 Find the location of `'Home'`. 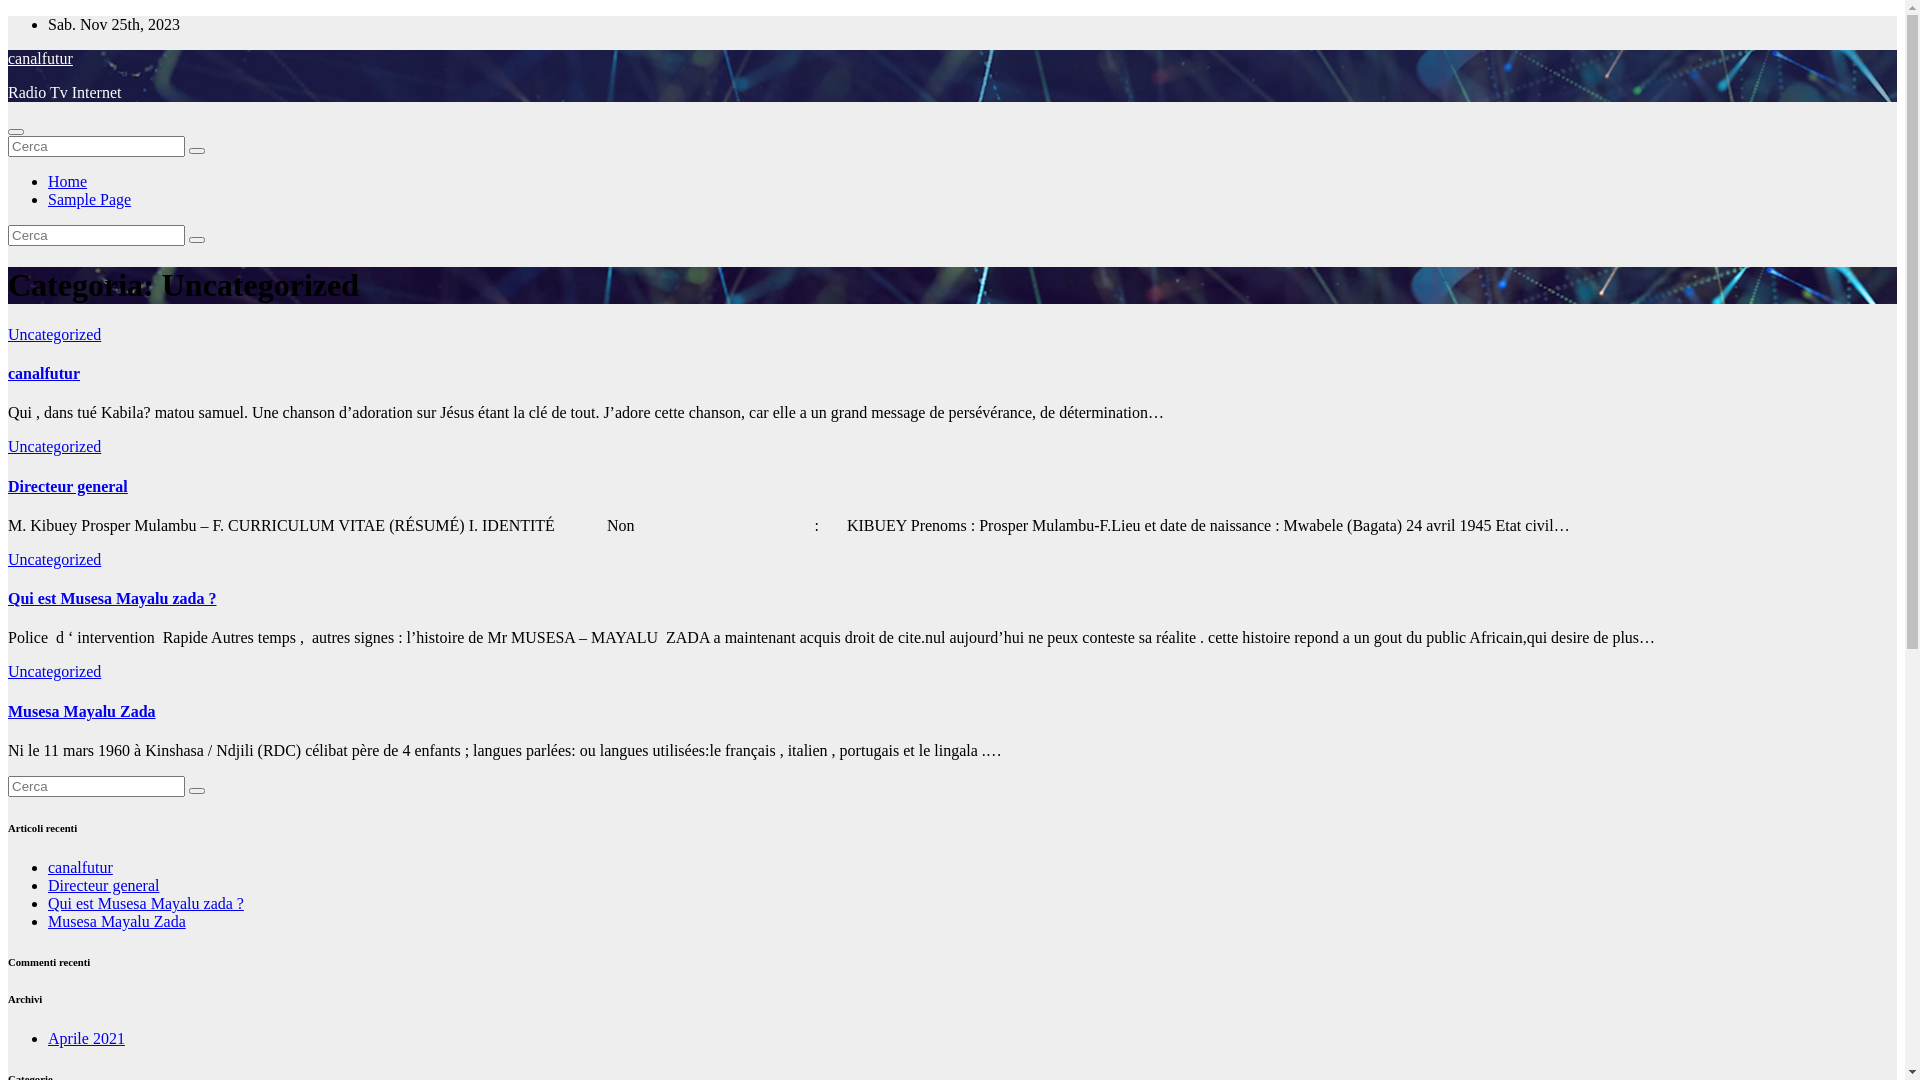

'Home' is located at coordinates (67, 181).